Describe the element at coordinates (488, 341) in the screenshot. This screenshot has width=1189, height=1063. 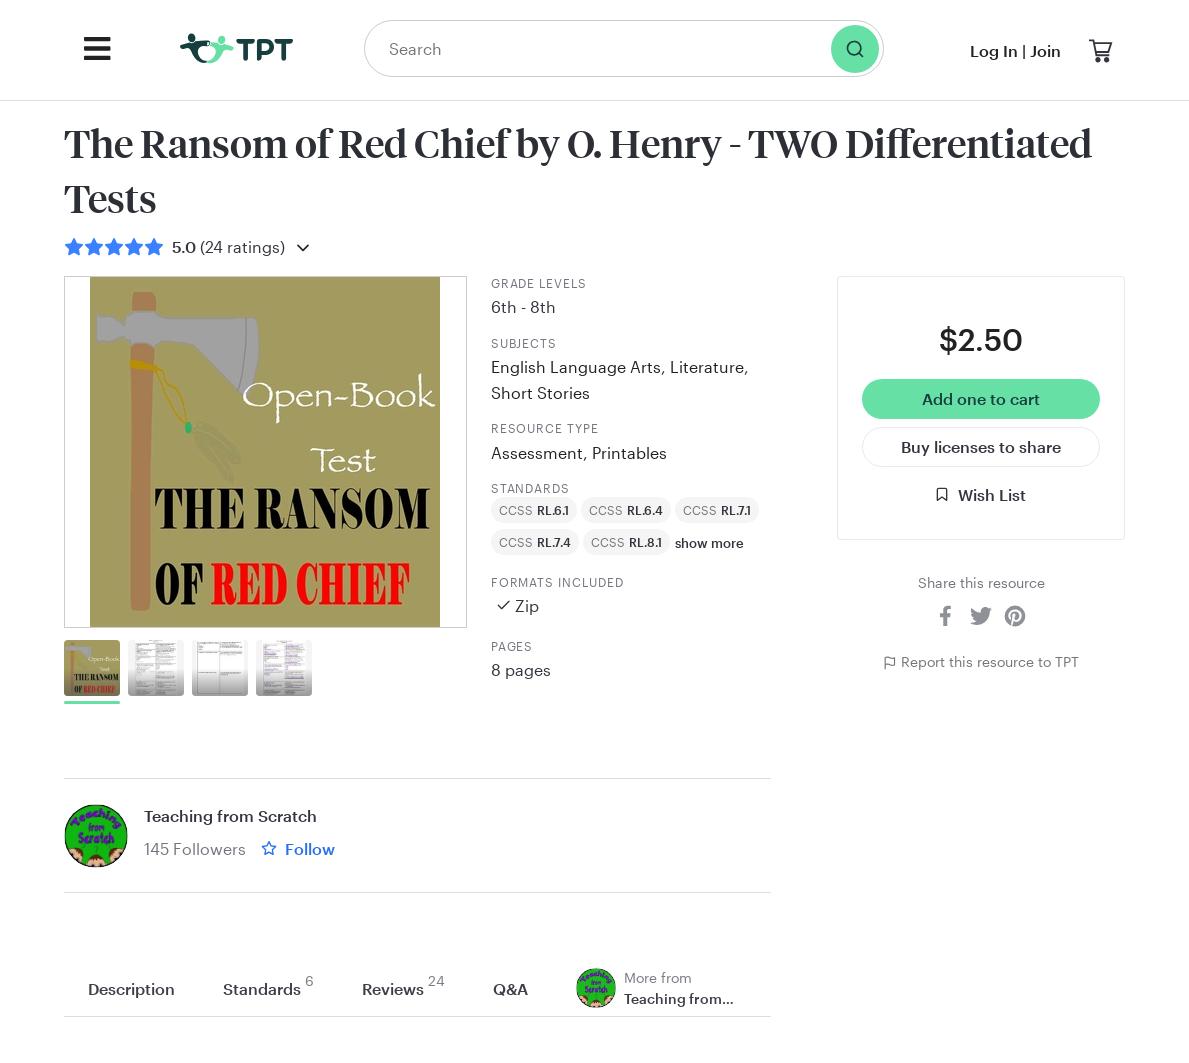
I see `'Subjects'` at that location.